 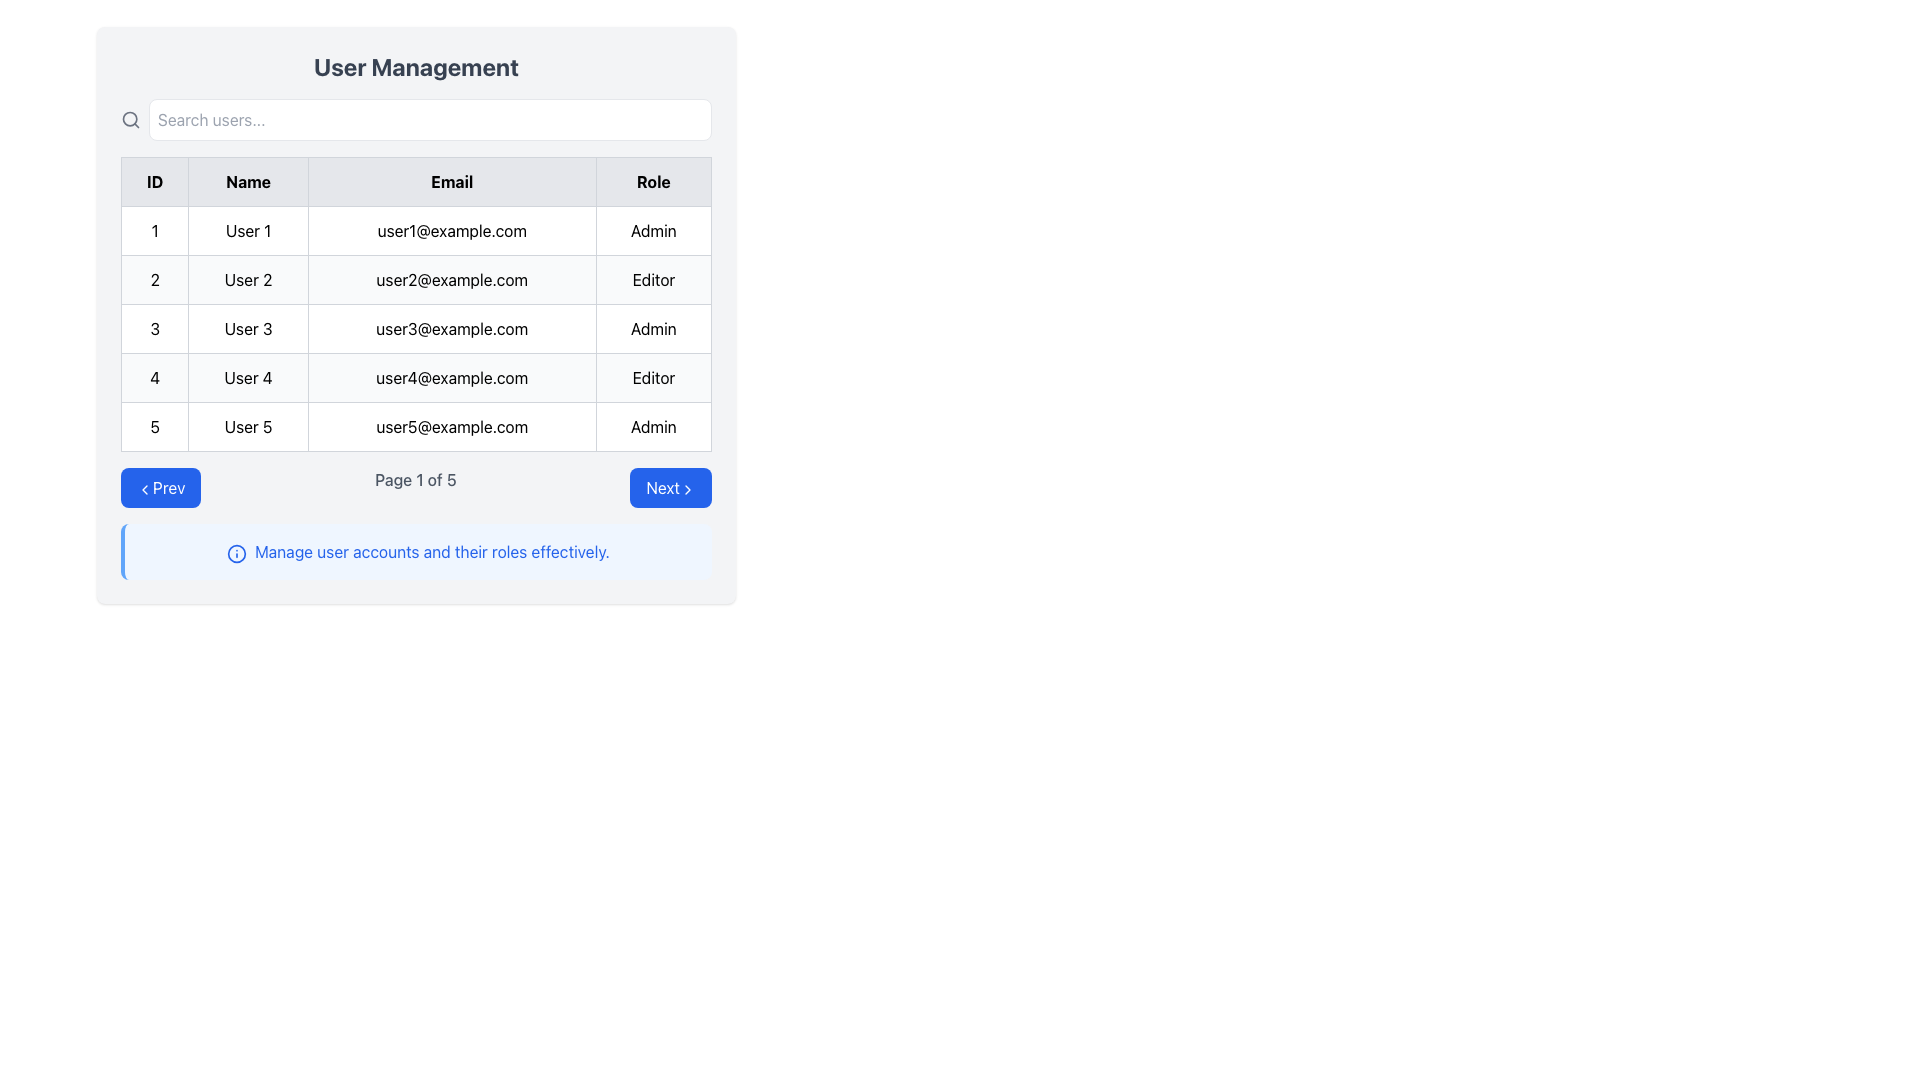 I want to click on the gray magnifying glass icon located at the leftmost position of the search input bar in the 'User Management' section, which is associated with search functionality, so click(x=129, y=119).